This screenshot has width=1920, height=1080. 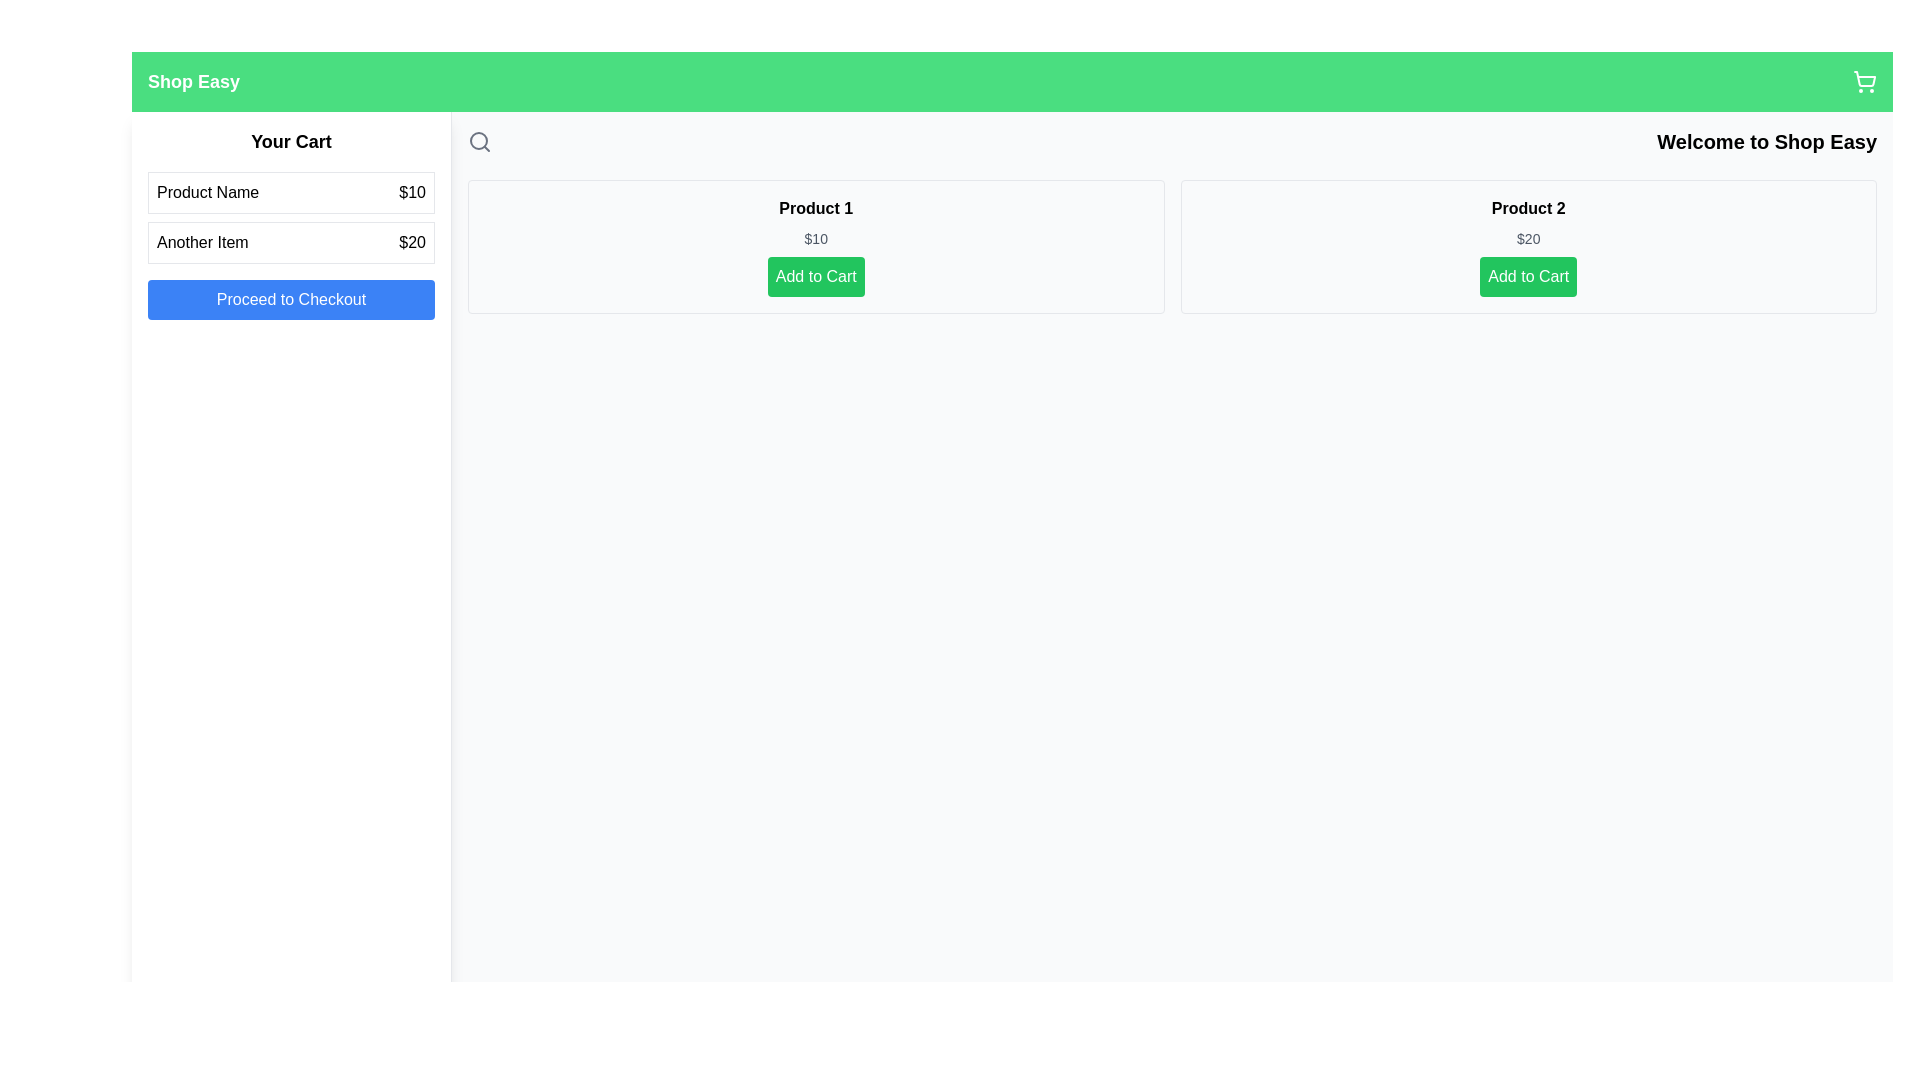 What do you see at coordinates (290, 300) in the screenshot?
I see `the button at the bottom of the 'Your Cart' sidebar` at bounding box center [290, 300].